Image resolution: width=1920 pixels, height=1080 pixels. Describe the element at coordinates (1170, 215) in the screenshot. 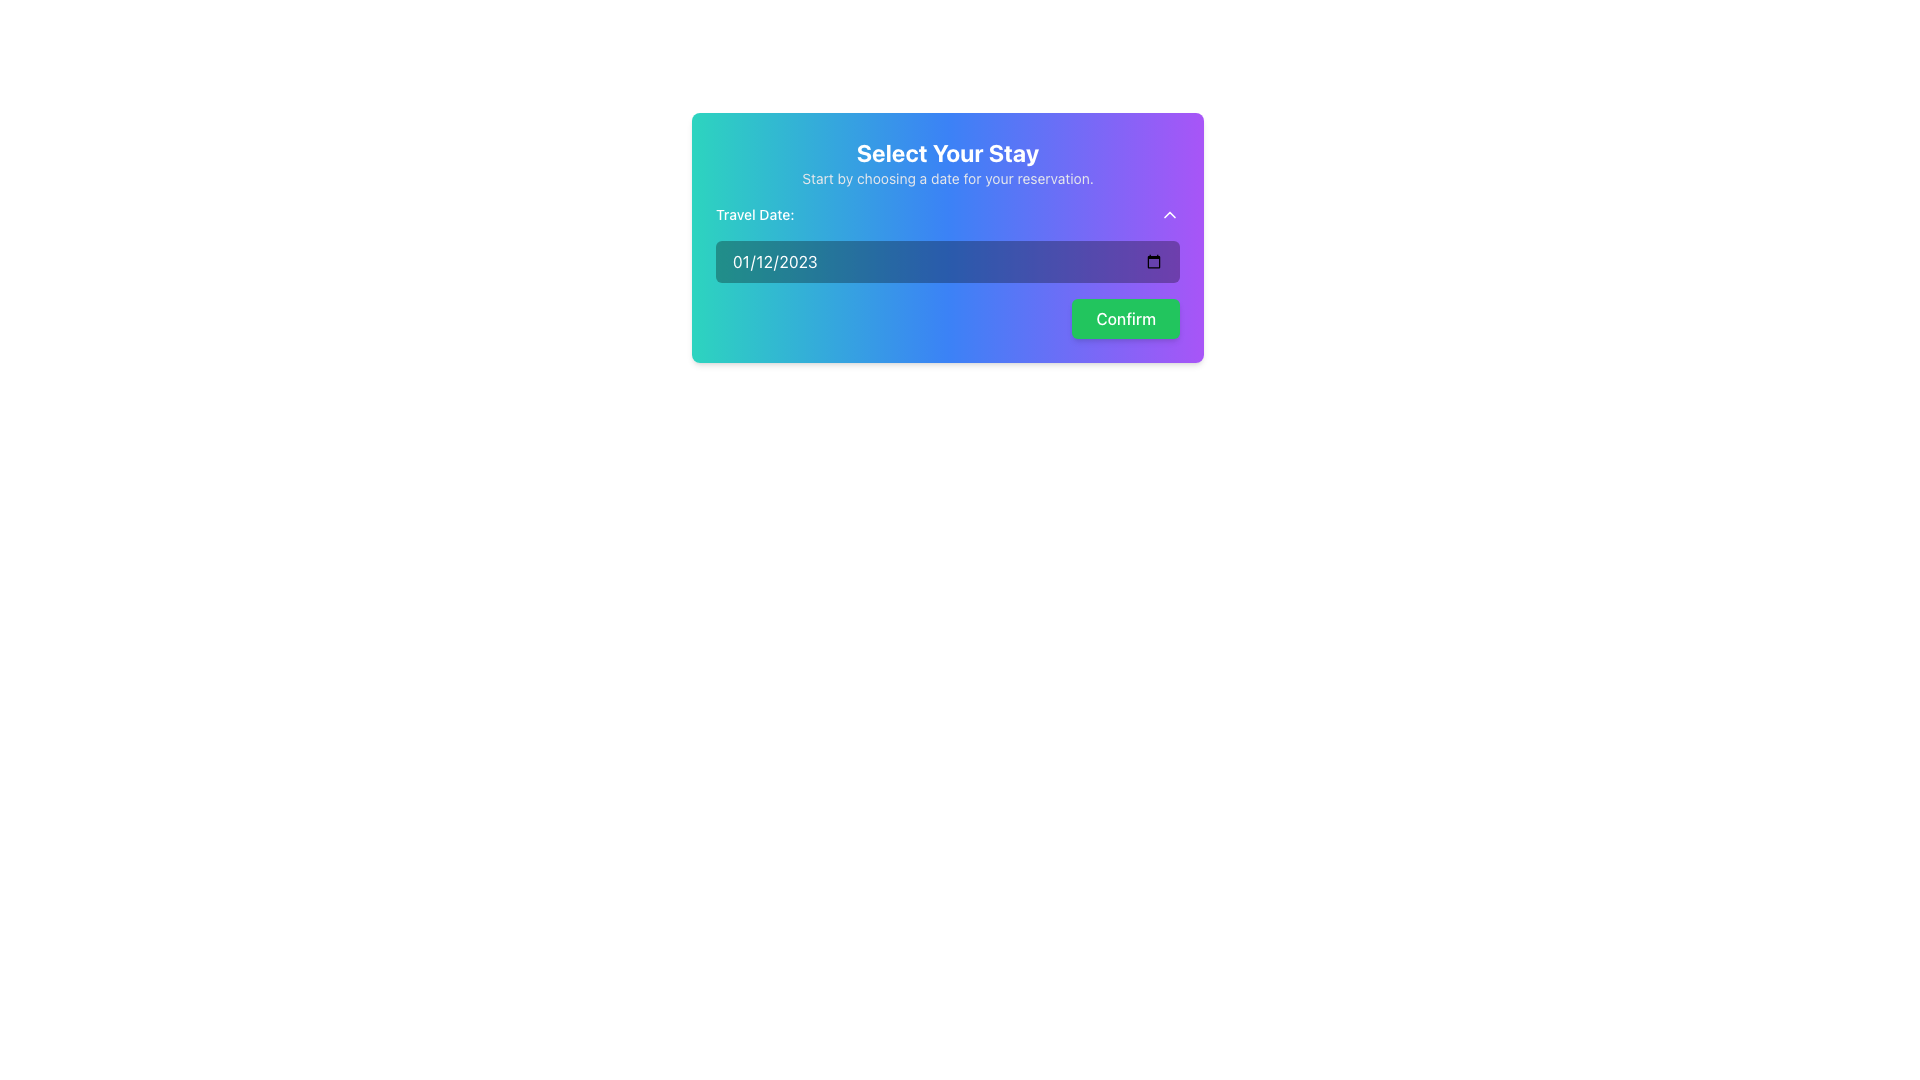

I see `the upward chevron icon button located to the right of the 'Travel Date:' label` at that location.